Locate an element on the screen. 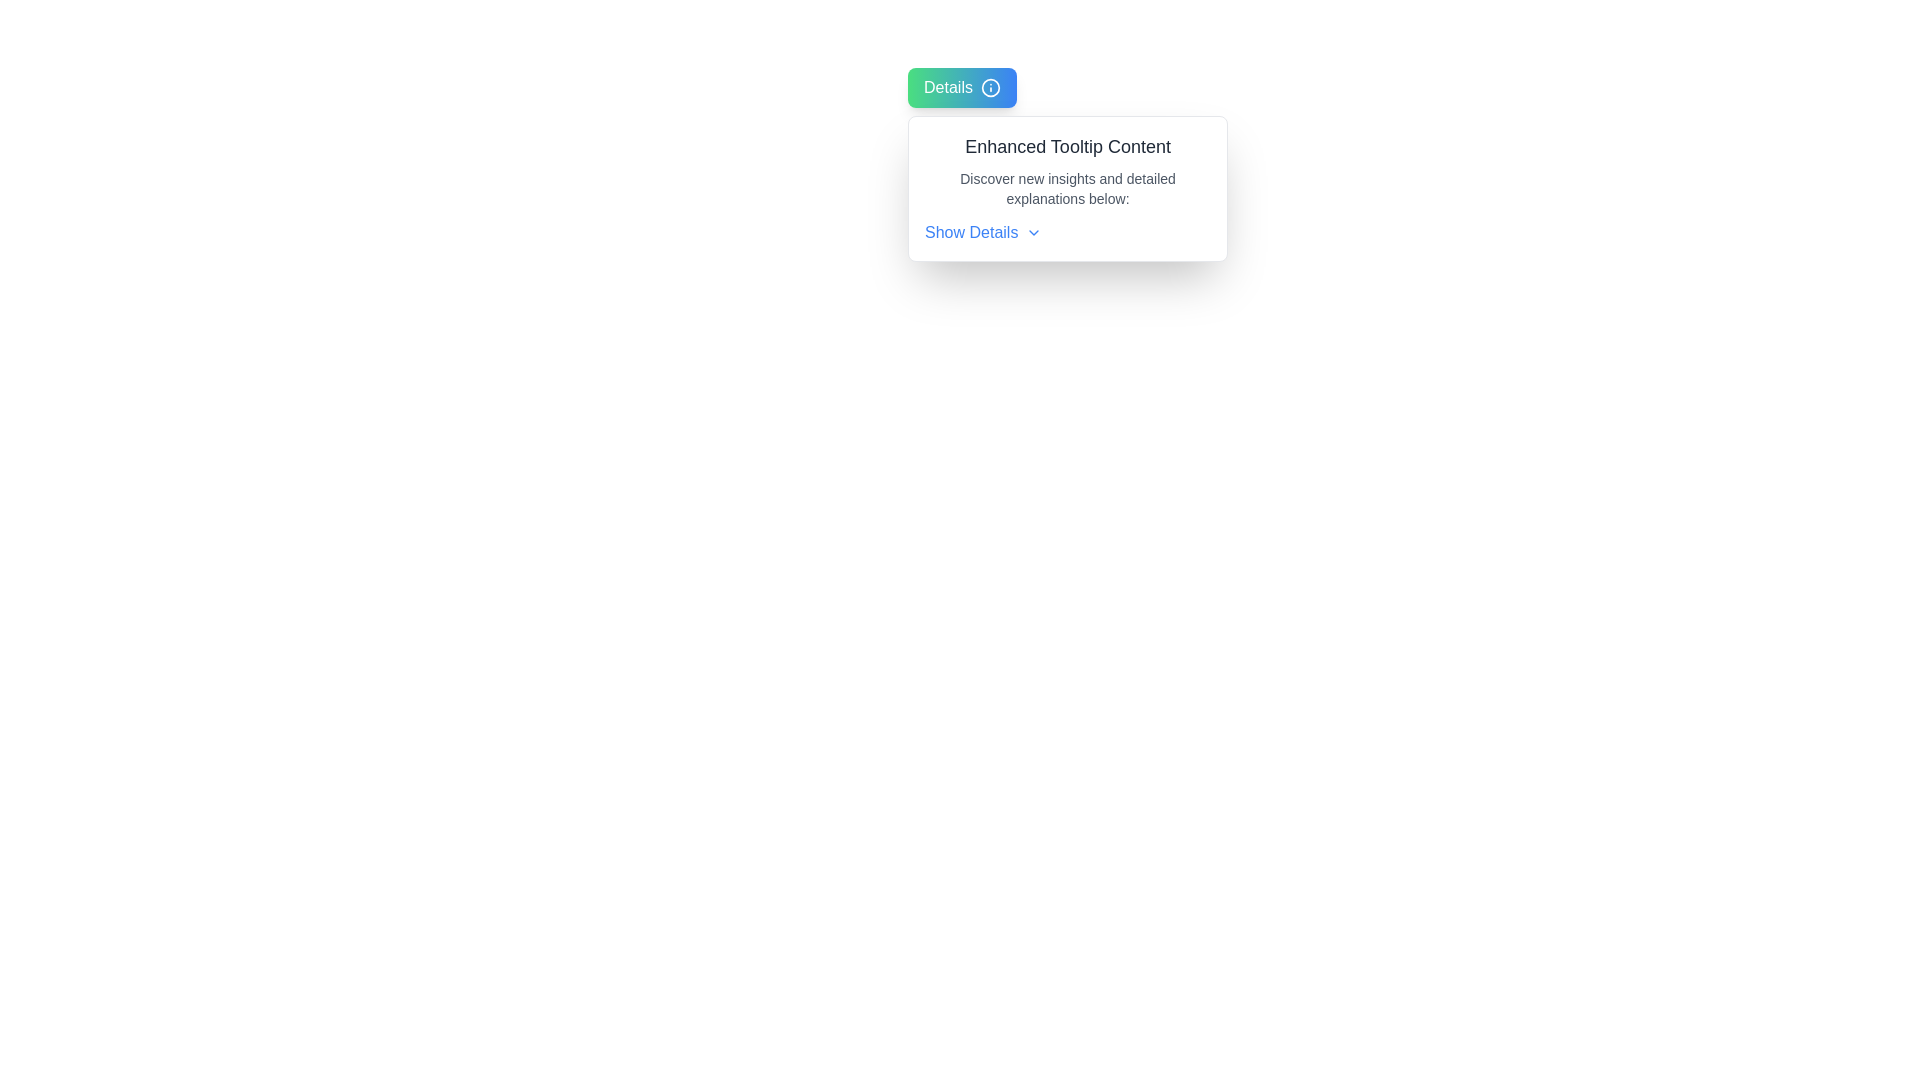 Image resolution: width=1920 pixels, height=1080 pixels. the expansion icon located to the immediate right of the 'Show Details' text label is located at coordinates (1034, 231).